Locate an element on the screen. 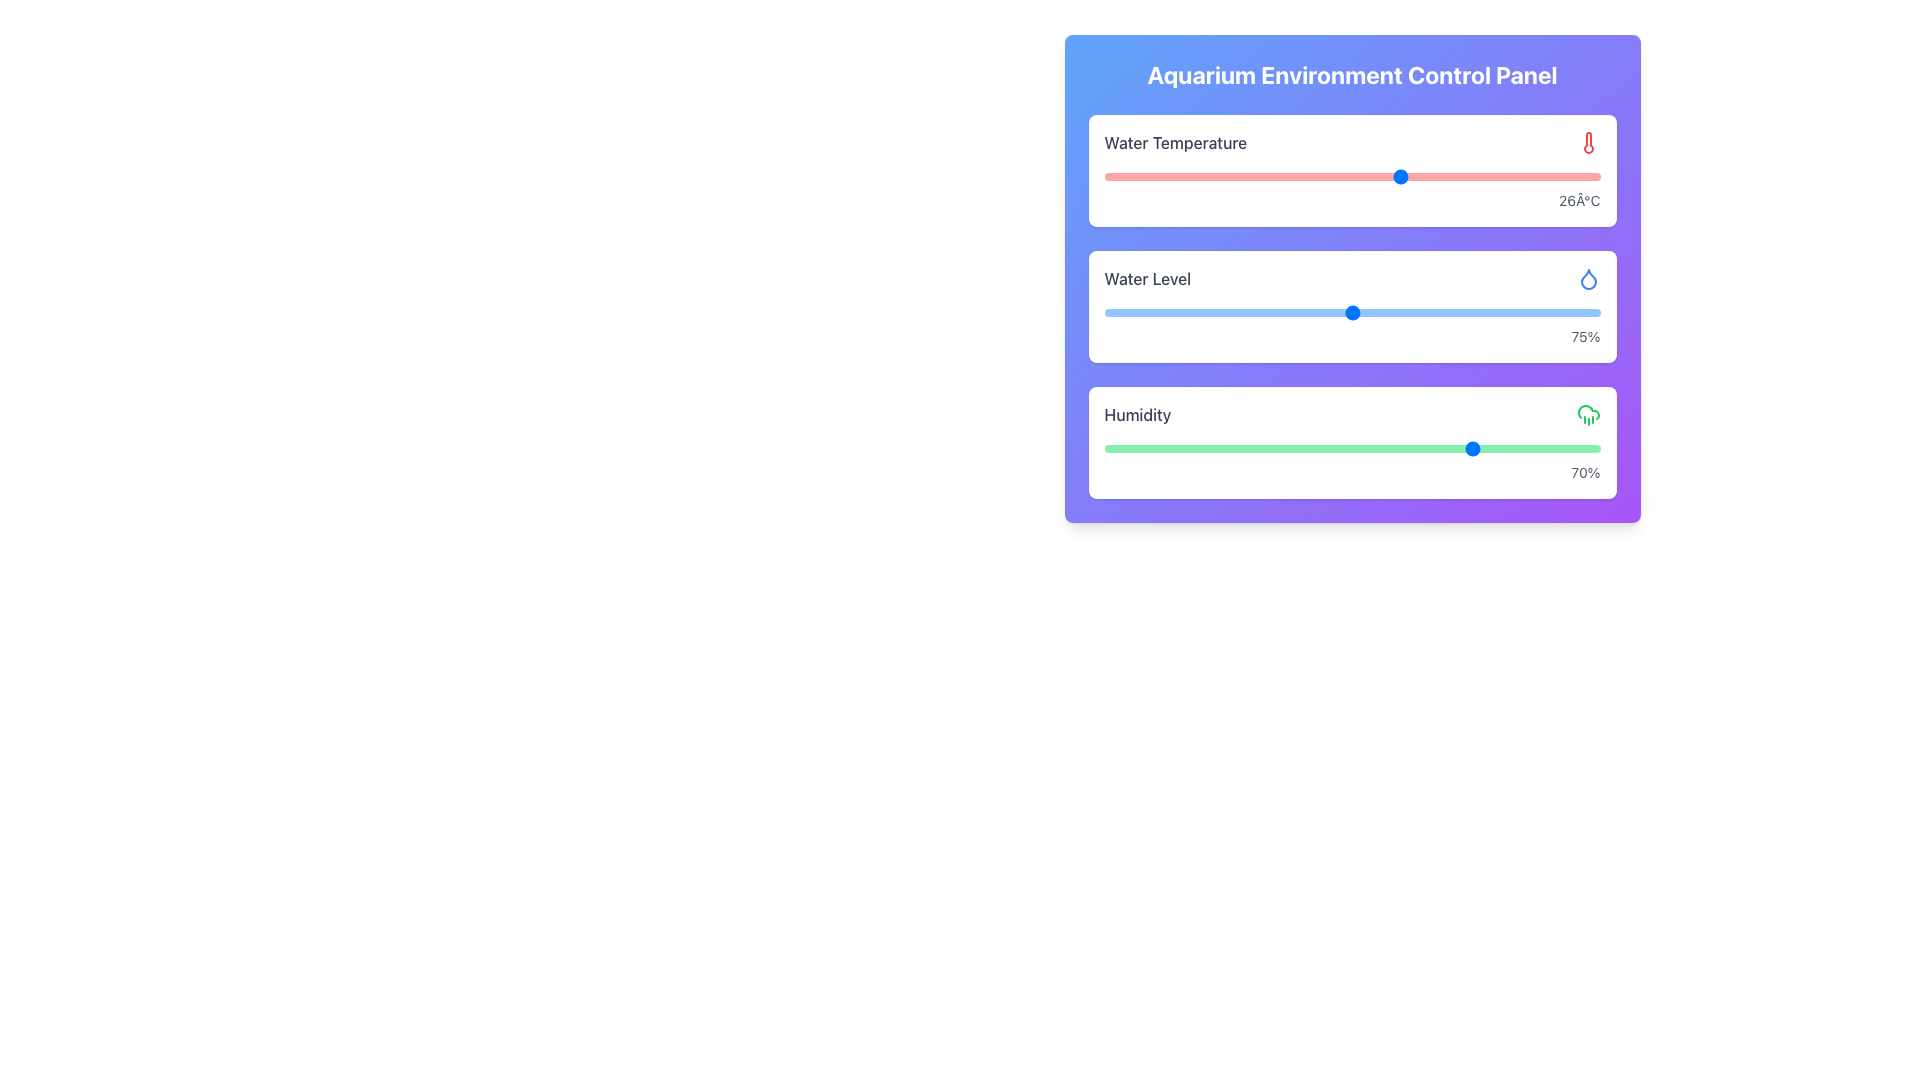  the water level indicator icon located to the right of the horizontal bar labeled 'Water Level', adjacent to the numerical percentage value is located at coordinates (1587, 278).